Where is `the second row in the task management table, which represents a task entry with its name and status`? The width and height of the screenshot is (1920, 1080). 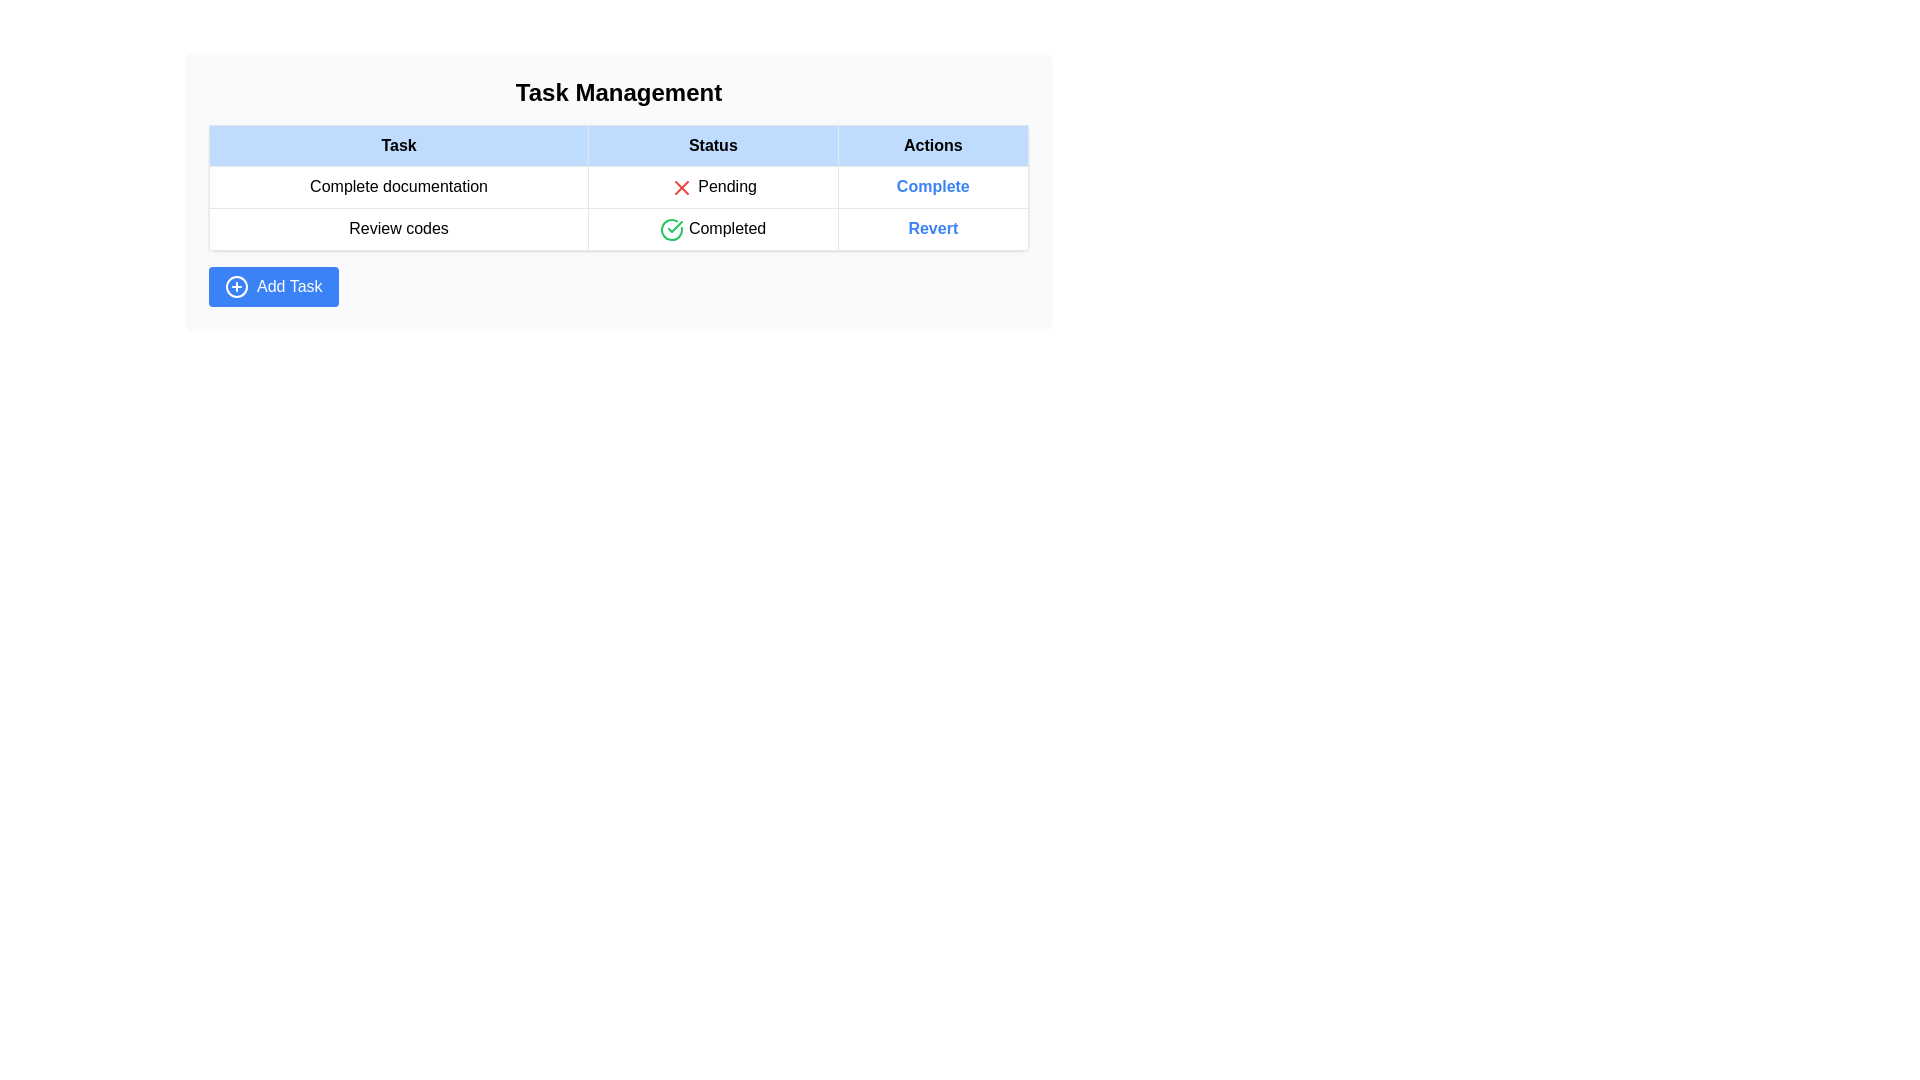 the second row in the task management table, which represents a task entry with its name and status is located at coordinates (618, 227).